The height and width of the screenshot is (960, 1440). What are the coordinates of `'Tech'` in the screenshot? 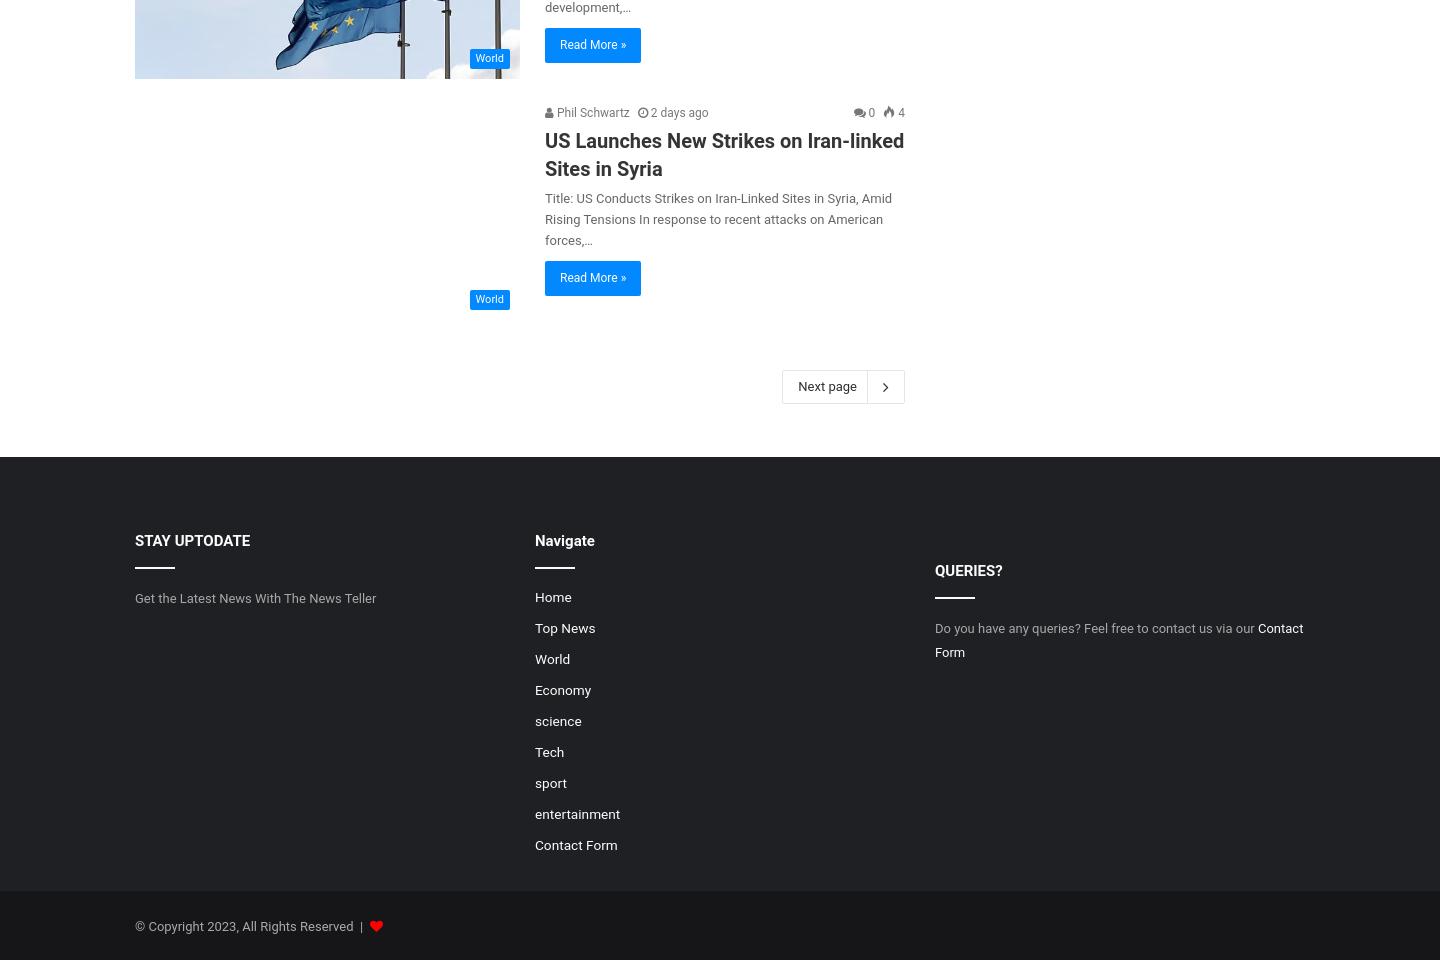 It's located at (548, 750).